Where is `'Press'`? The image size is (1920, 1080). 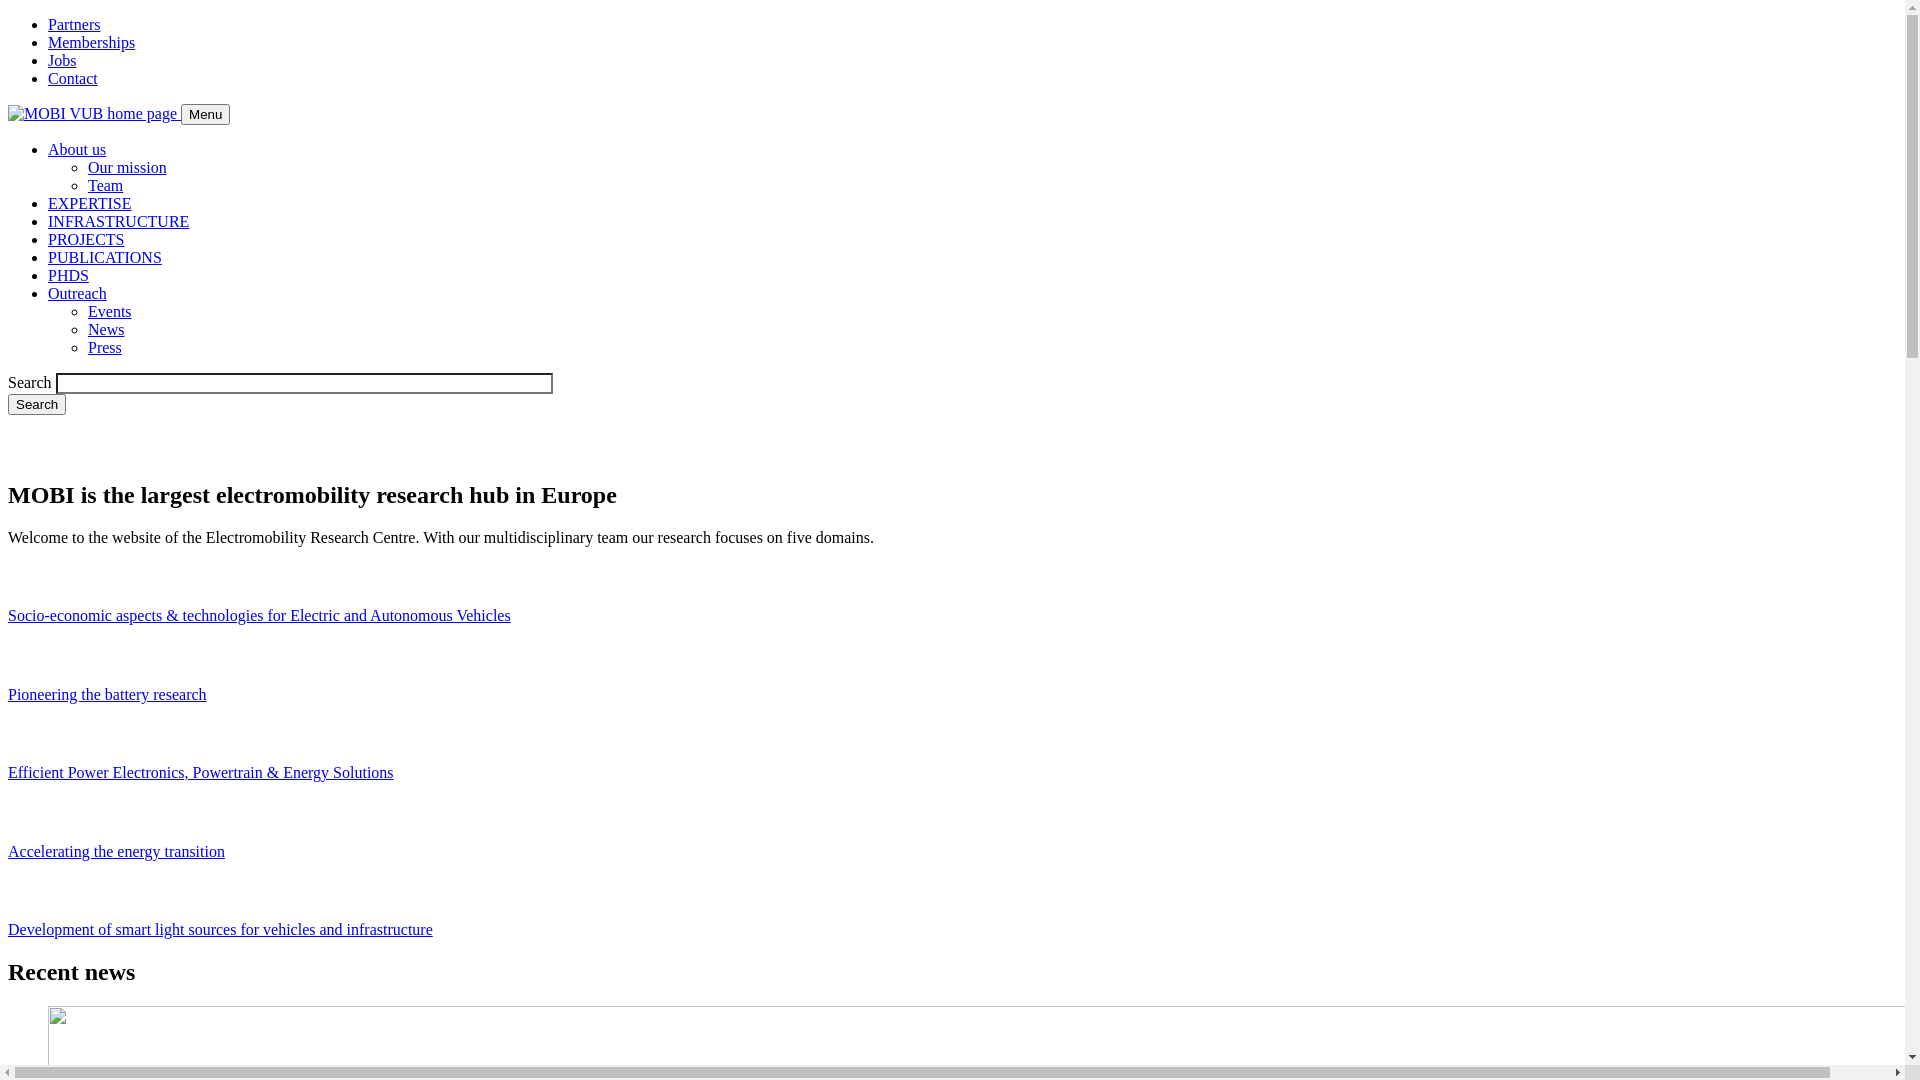
'Press' is located at coordinates (86, 346).